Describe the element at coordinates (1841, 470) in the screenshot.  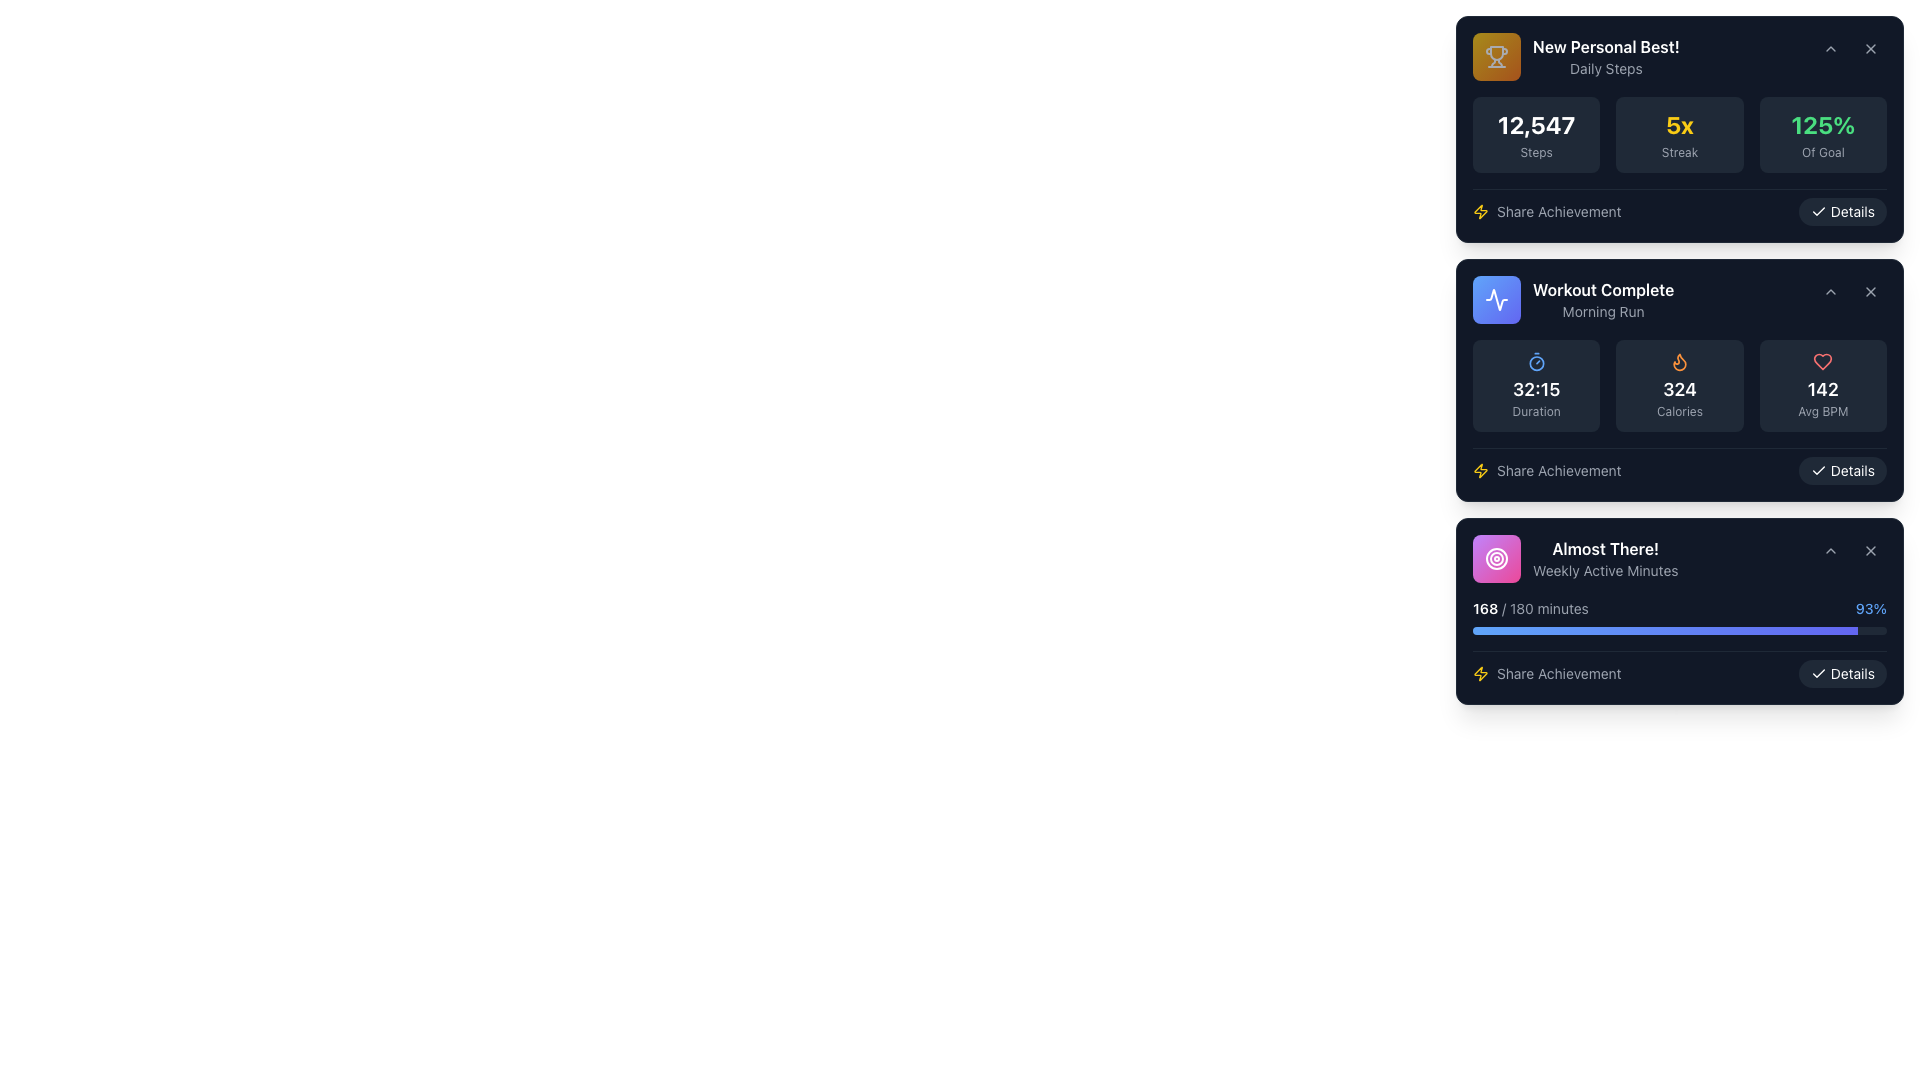
I see `the button located in the lower-right corner of the second card in a vertical stack of three cards` at that location.